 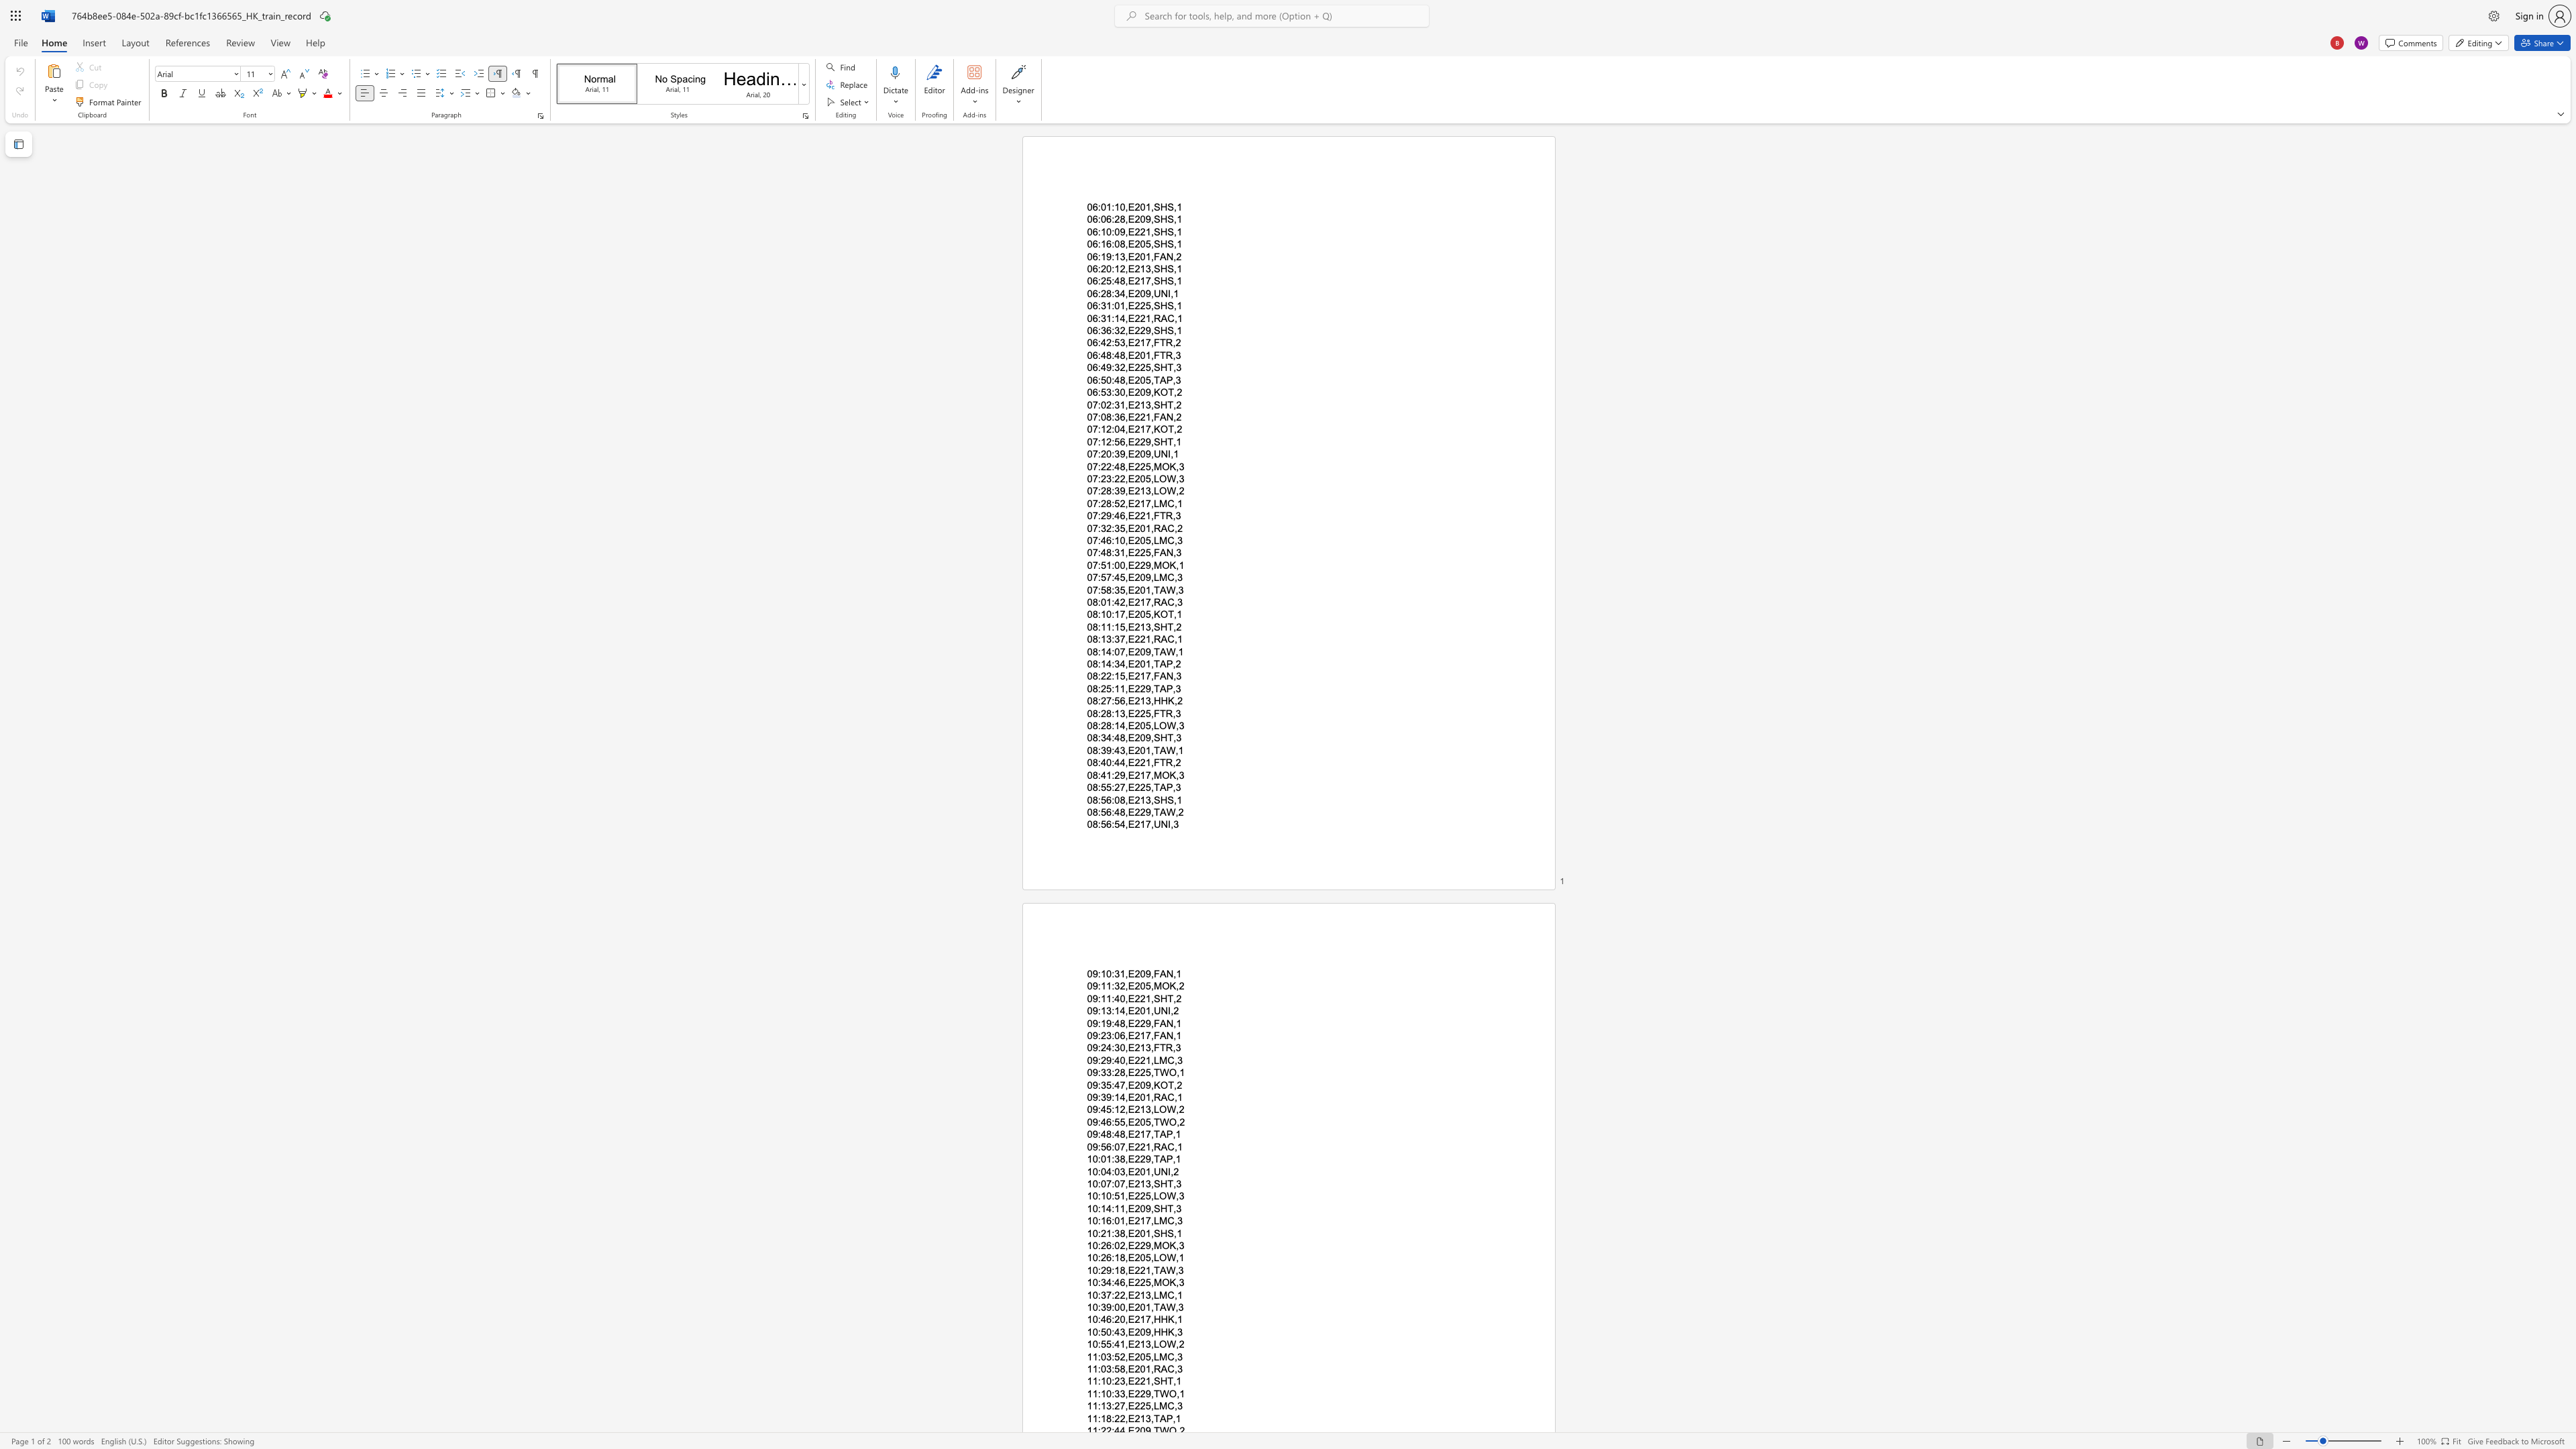 What do you see at coordinates (1172, 1318) in the screenshot?
I see `the space between the continuous character "K" and "," in the text` at bounding box center [1172, 1318].